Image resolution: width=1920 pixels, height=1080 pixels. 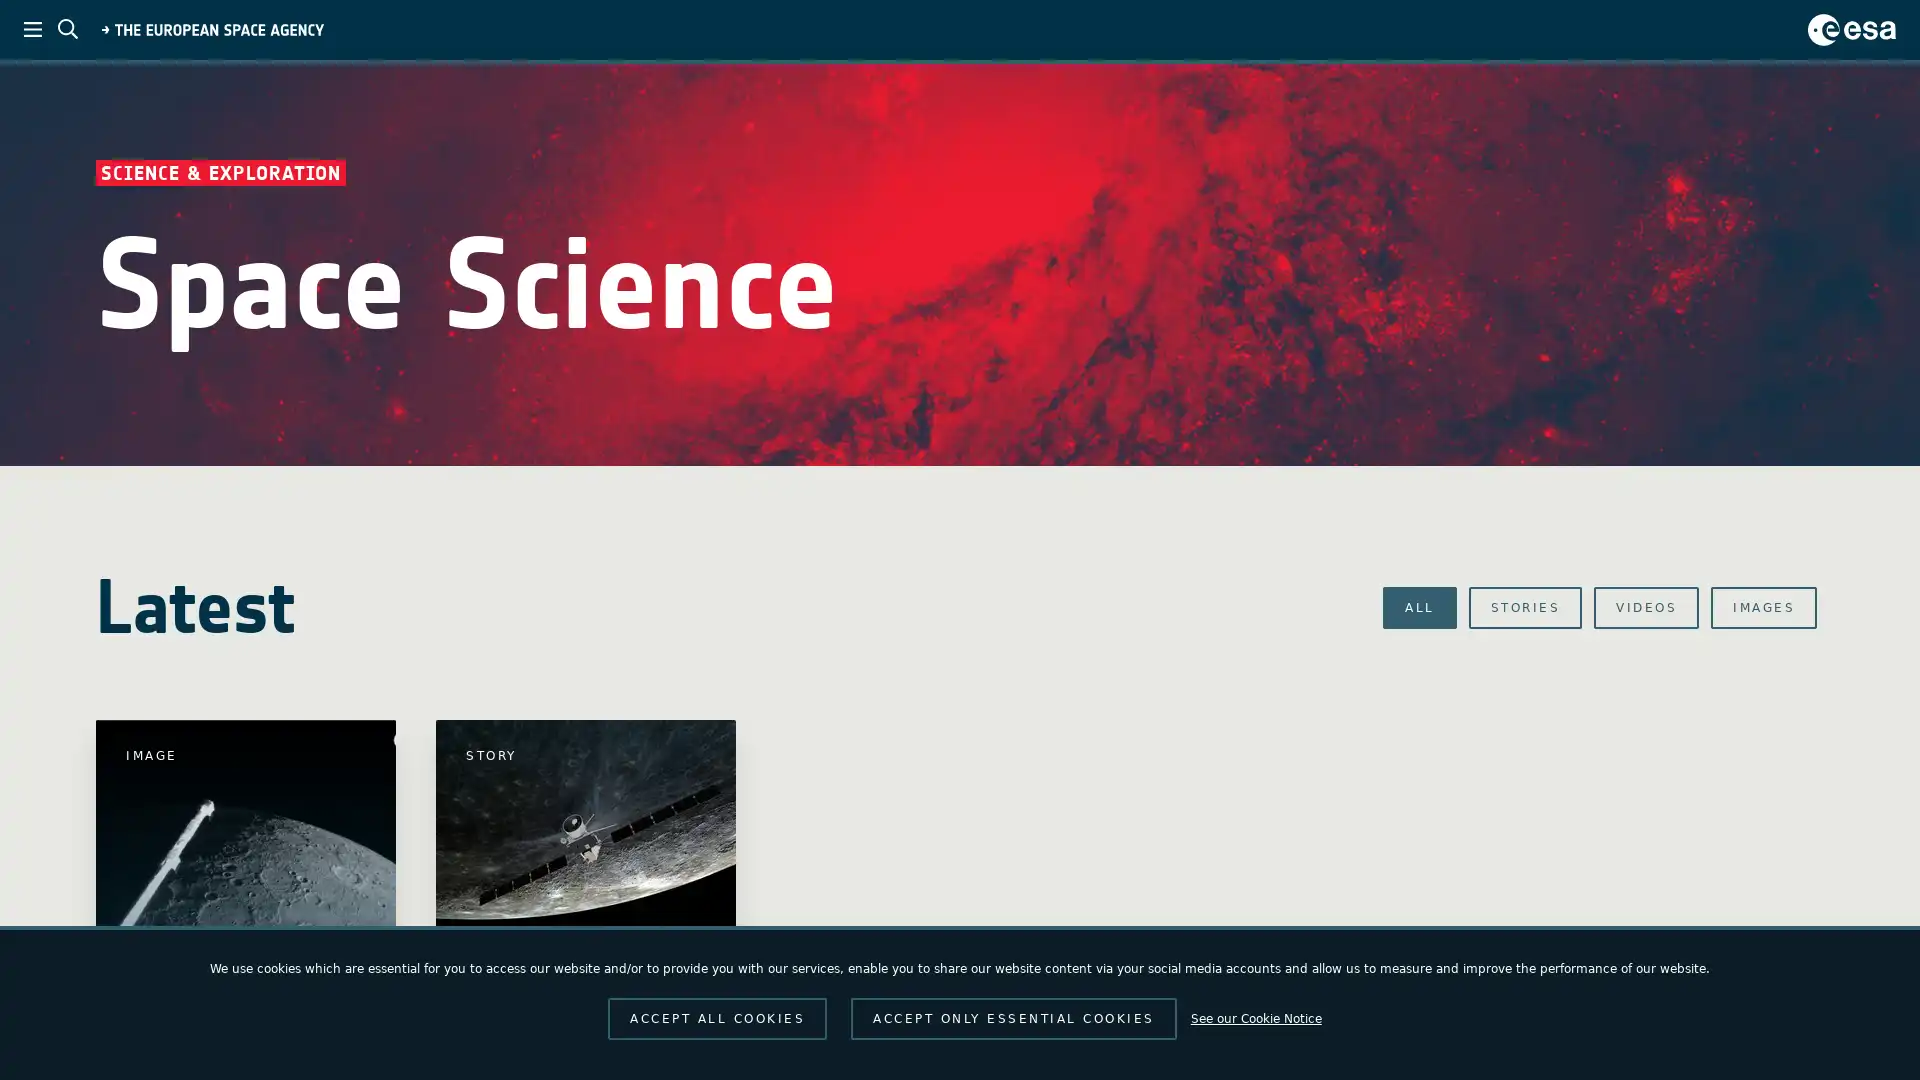 What do you see at coordinates (67, 29) in the screenshot?
I see `ESA search toggle` at bounding box center [67, 29].